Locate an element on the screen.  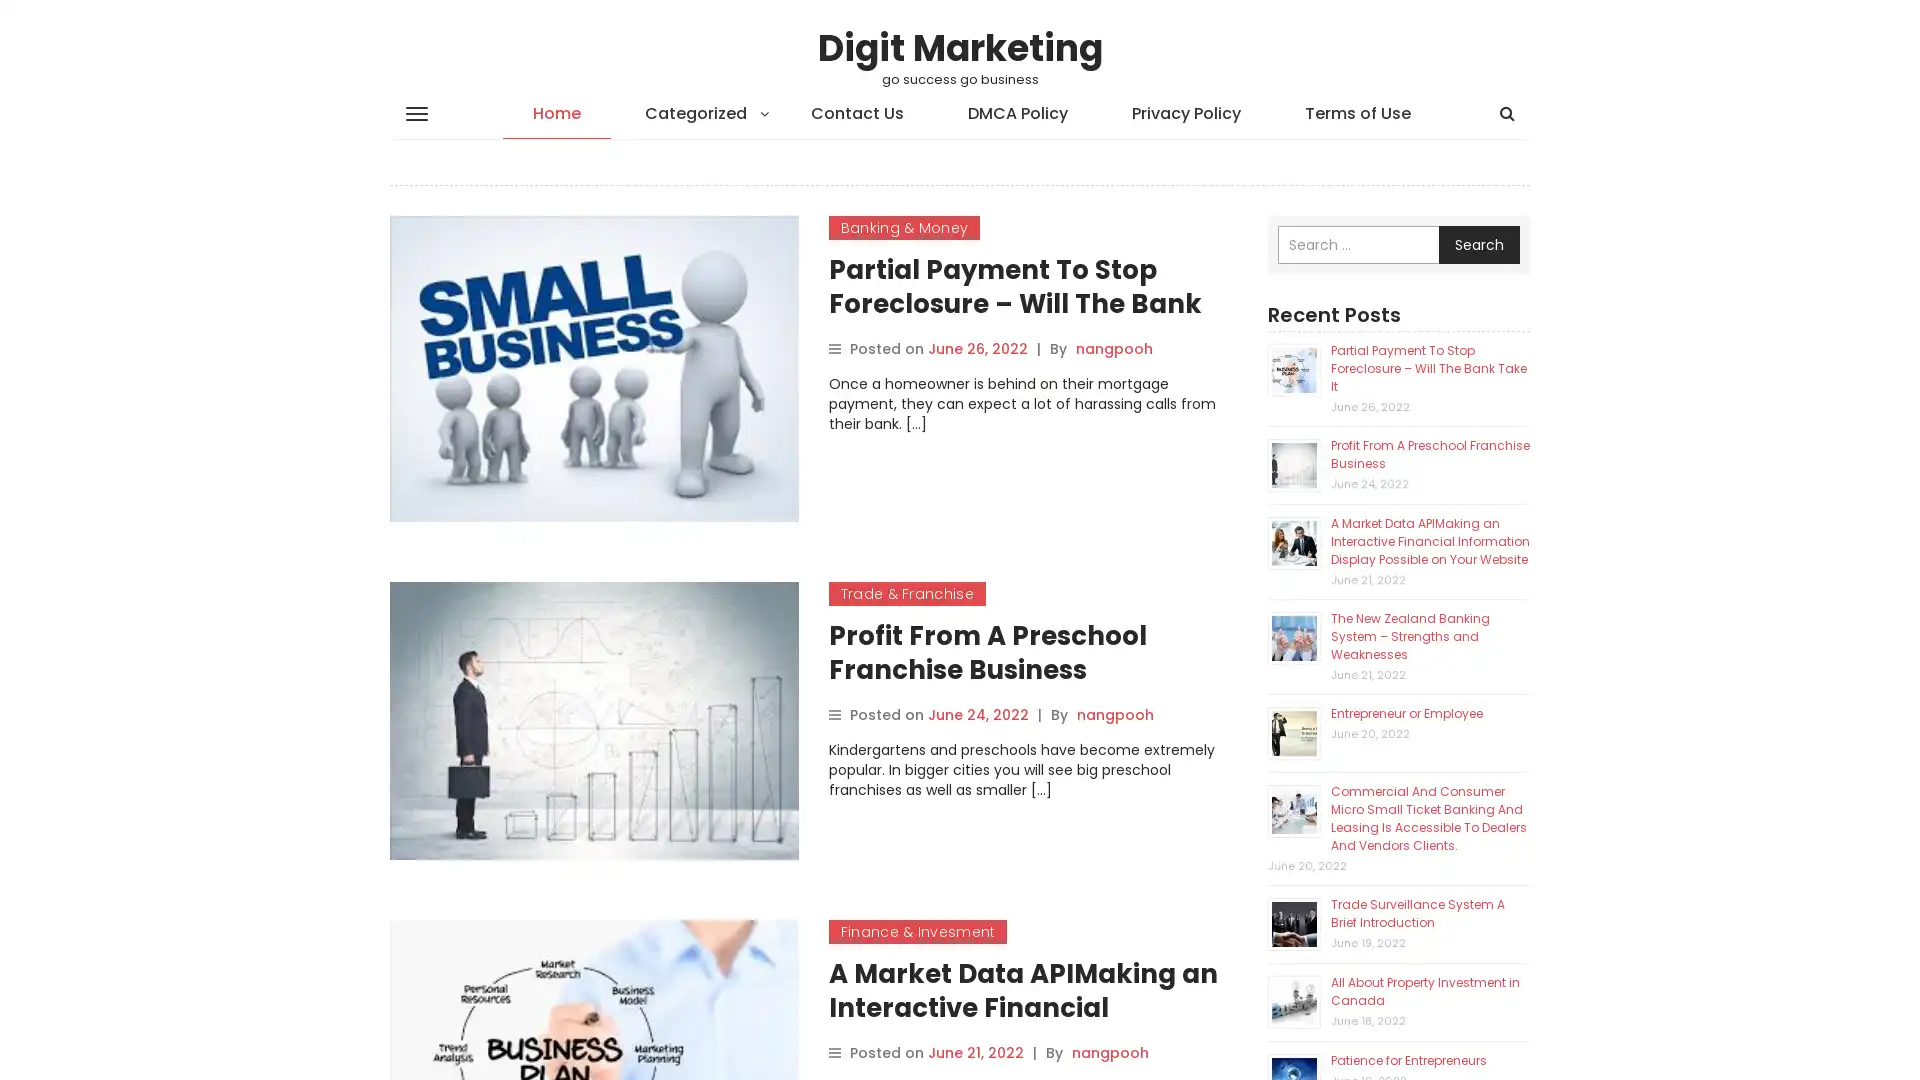
Search is located at coordinates (1479, 244).